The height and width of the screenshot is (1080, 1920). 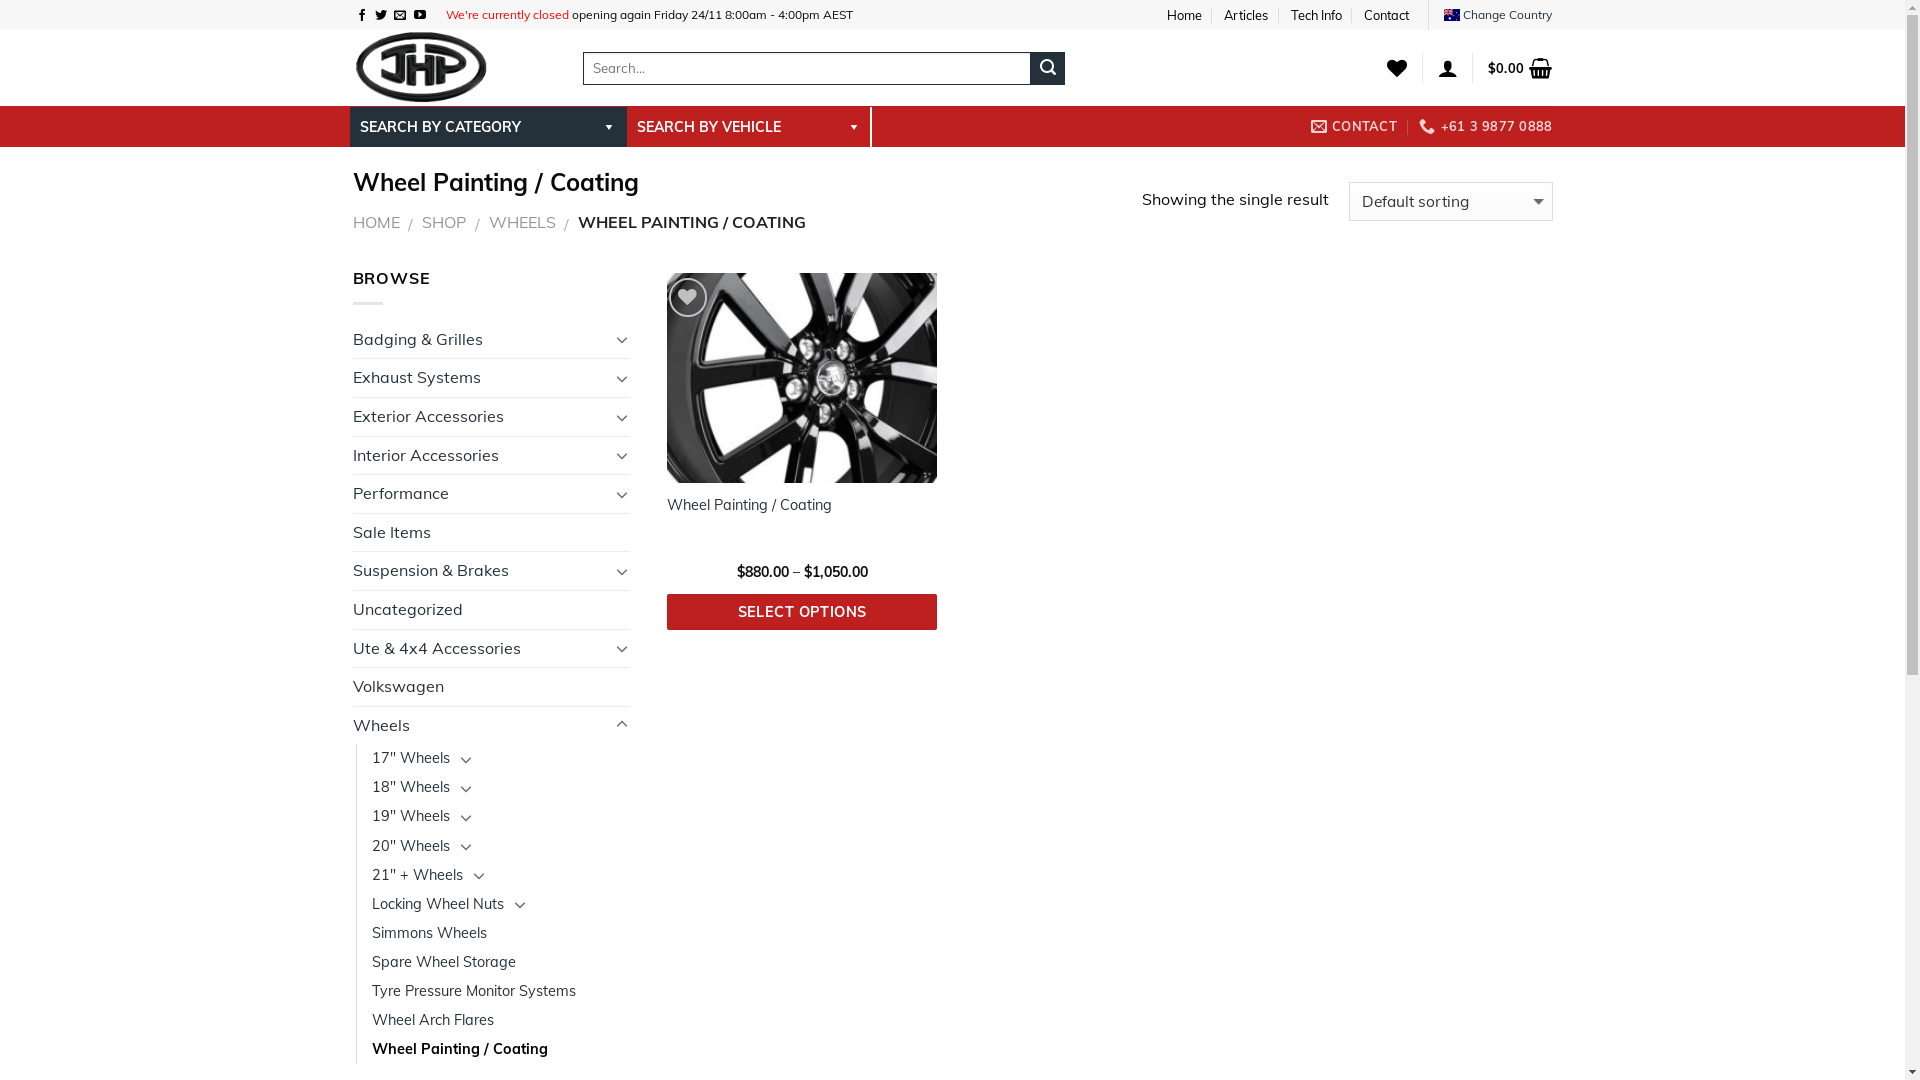 I want to click on 'Exterior Accessories', so click(x=351, y=415).